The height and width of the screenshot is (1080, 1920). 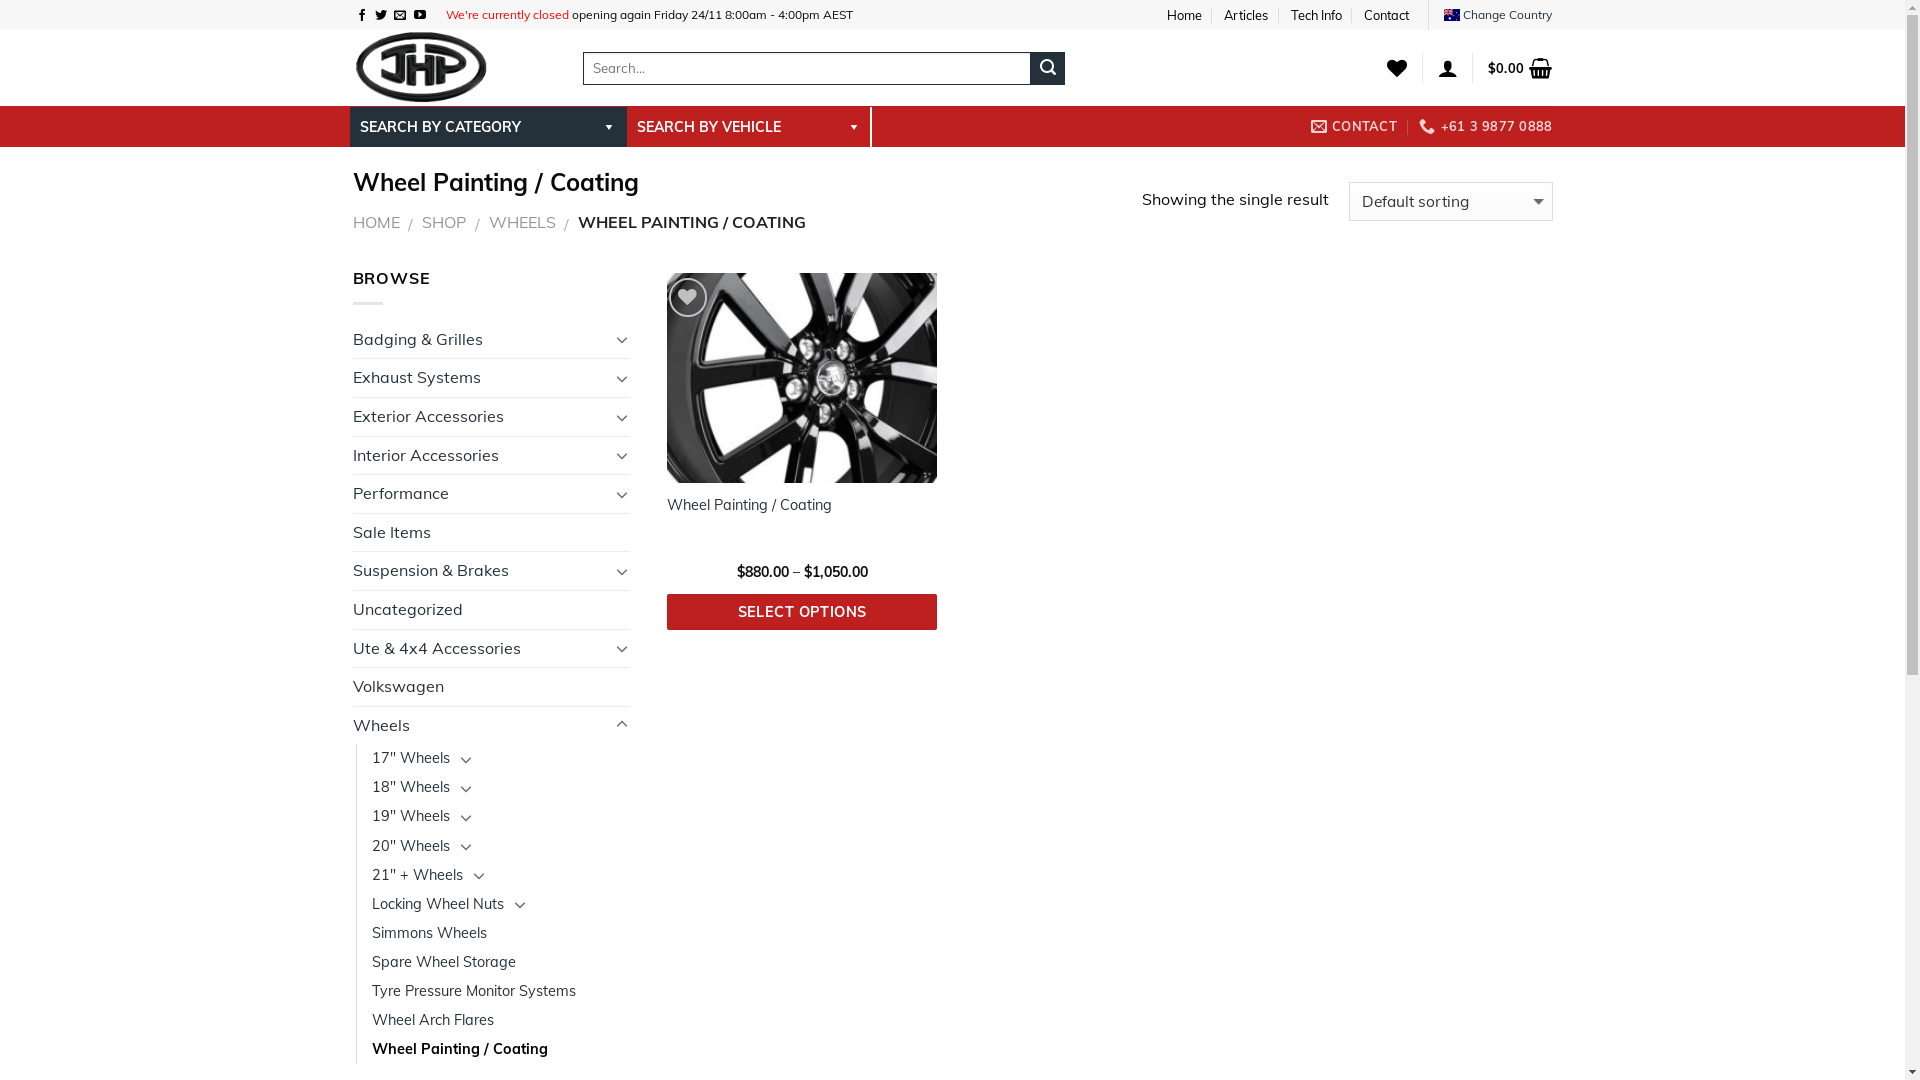 I want to click on 'Exterior Accessories', so click(x=351, y=415).